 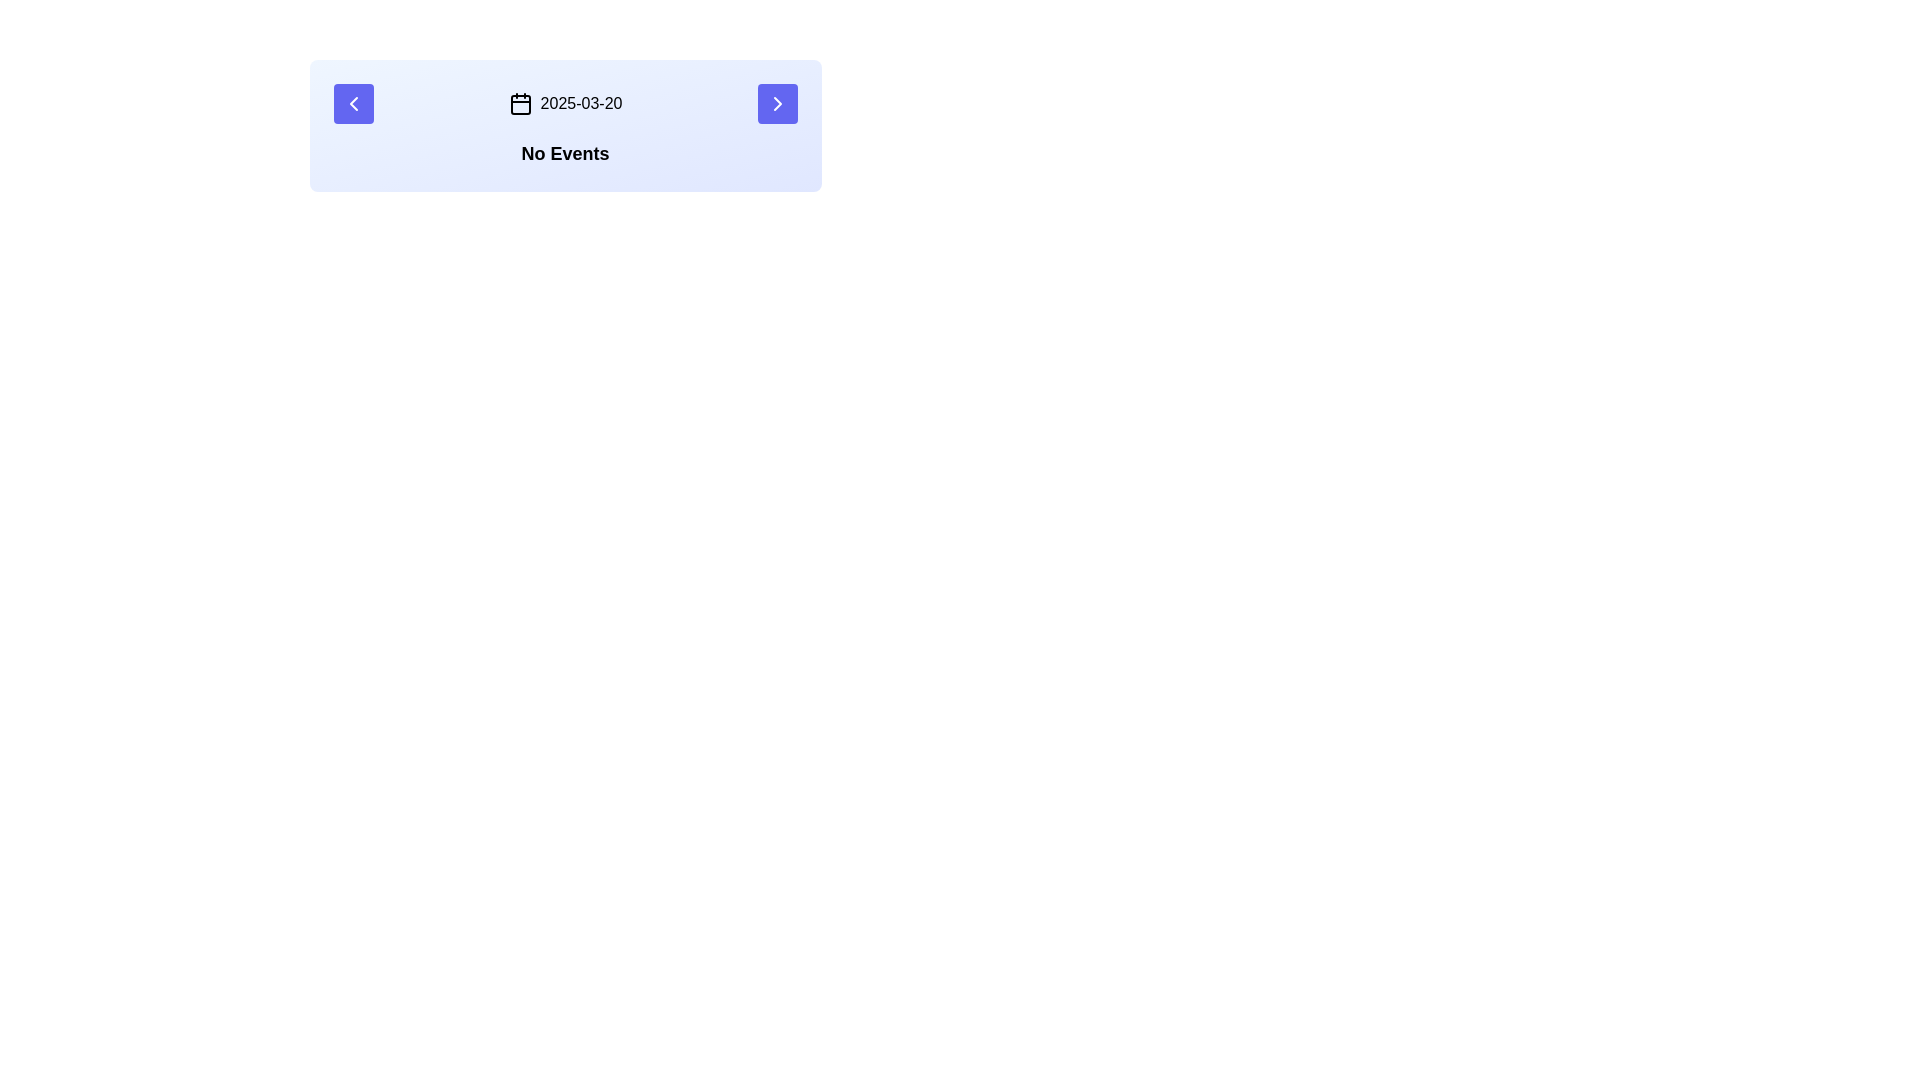 What do you see at coordinates (353, 104) in the screenshot?
I see `the left-pointing chevron-shaped icon` at bounding box center [353, 104].